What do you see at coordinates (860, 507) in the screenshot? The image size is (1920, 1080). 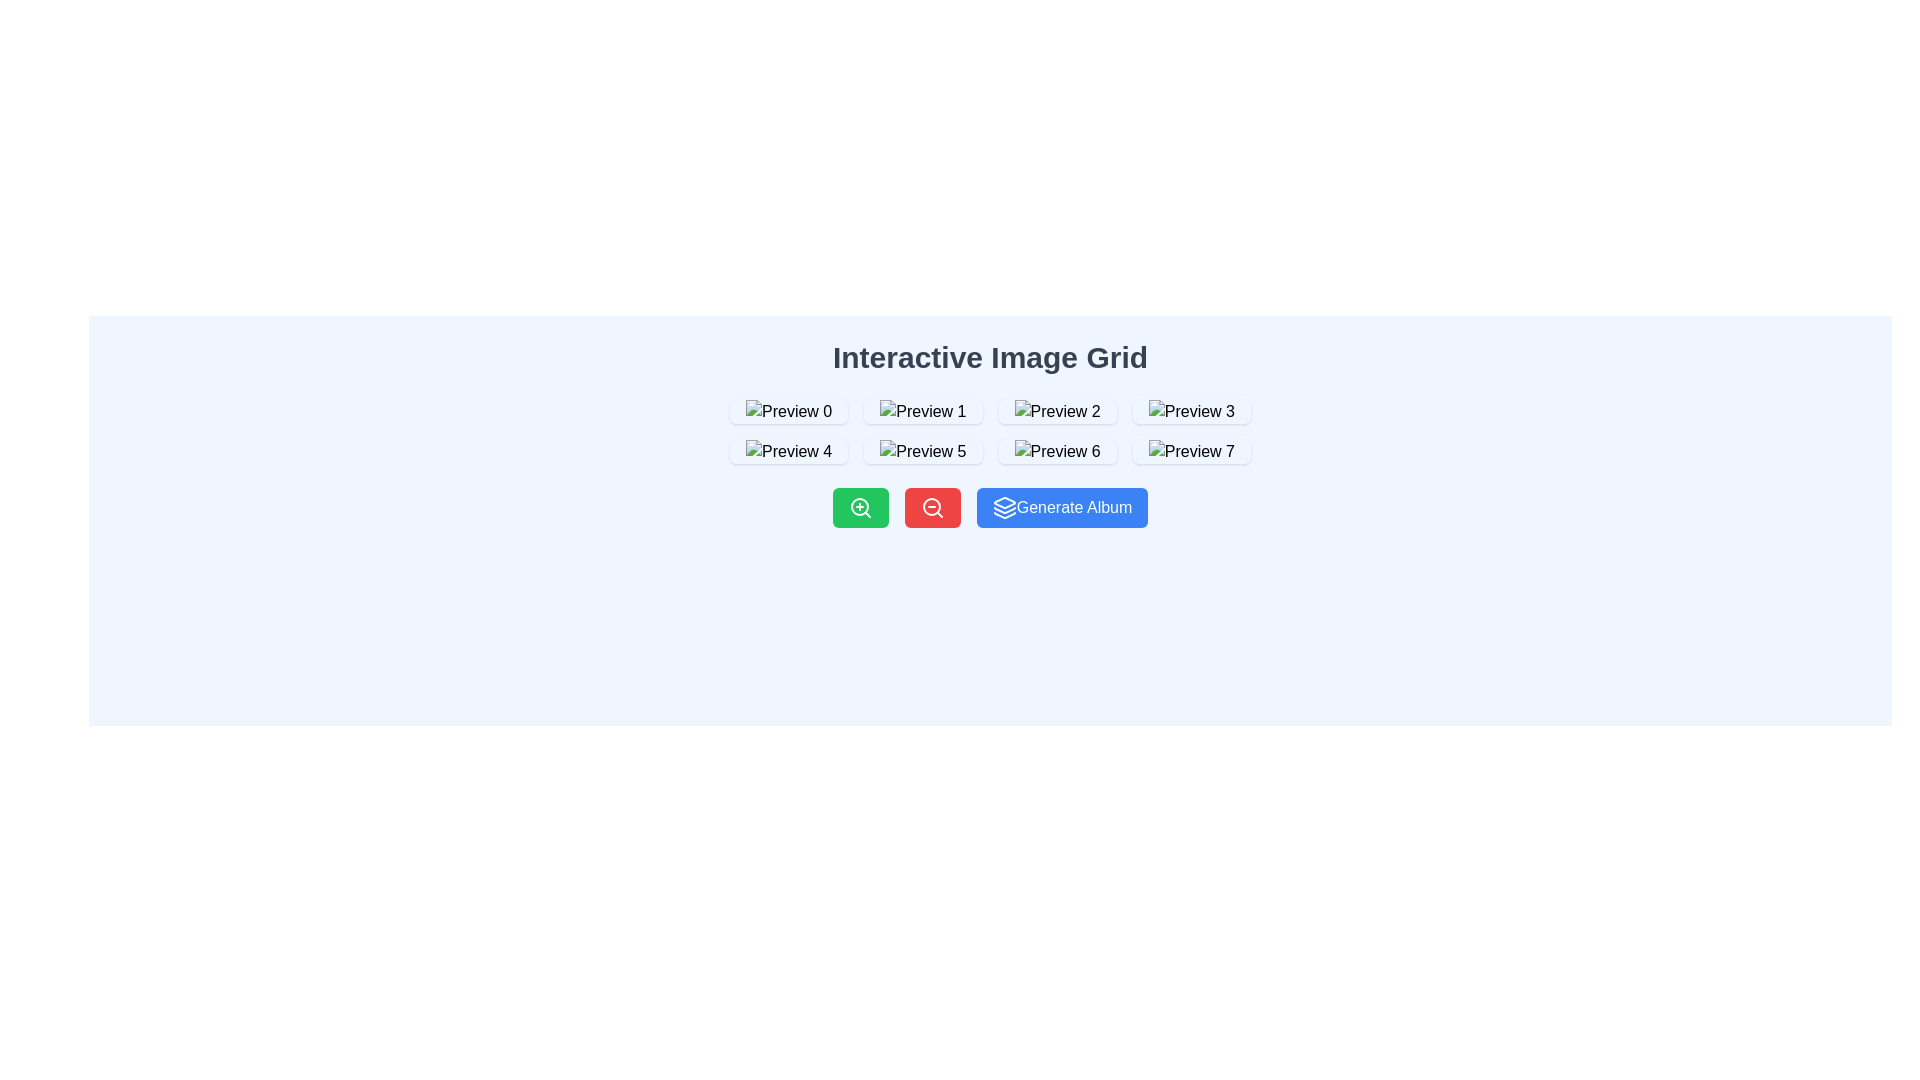 I see `the zoom-in icon located within the green button at the bottom center of the interface` at bounding box center [860, 507].